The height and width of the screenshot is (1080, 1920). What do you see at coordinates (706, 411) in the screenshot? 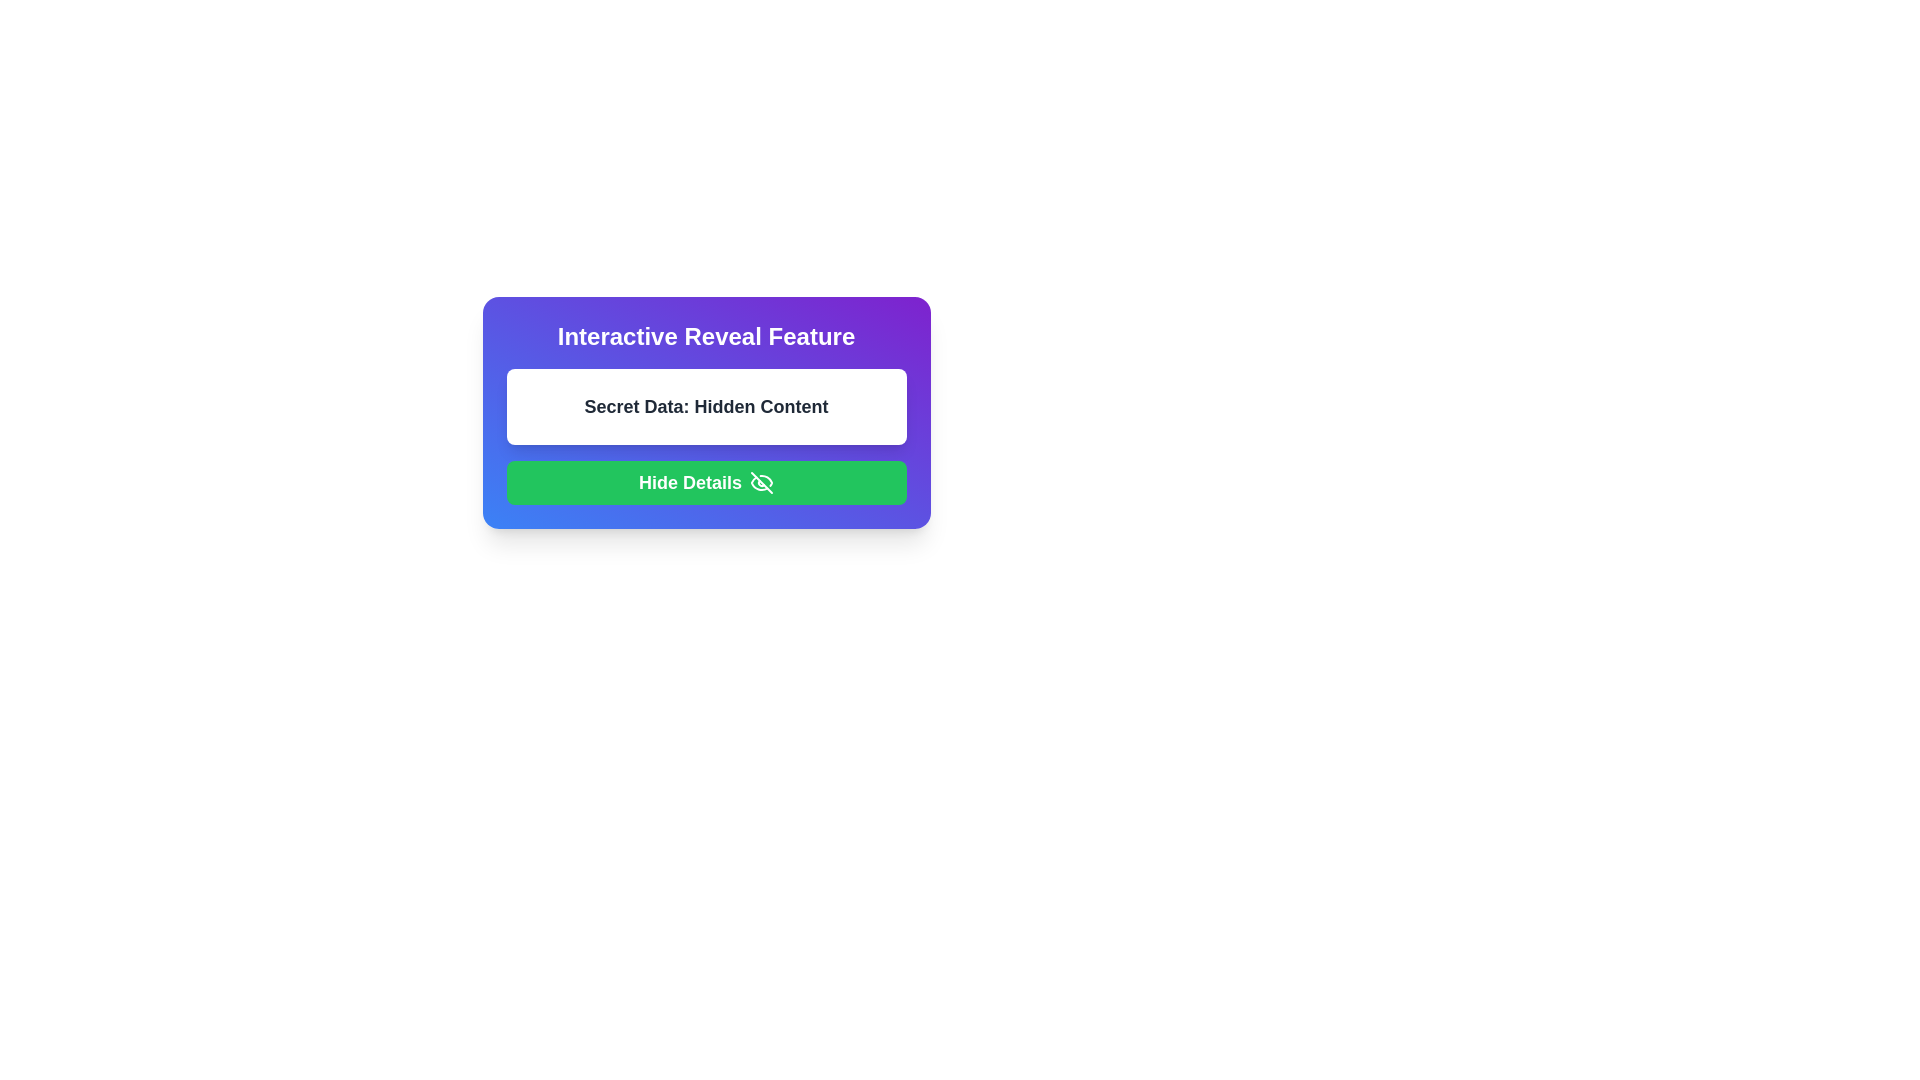
I see `text content from the rectangular section with a gradient background transitioning from blue to purple, which is located below the heading 'Interactive Reveal Feature' and above the 'Hide Details' button` at bounding box center [706, 411].